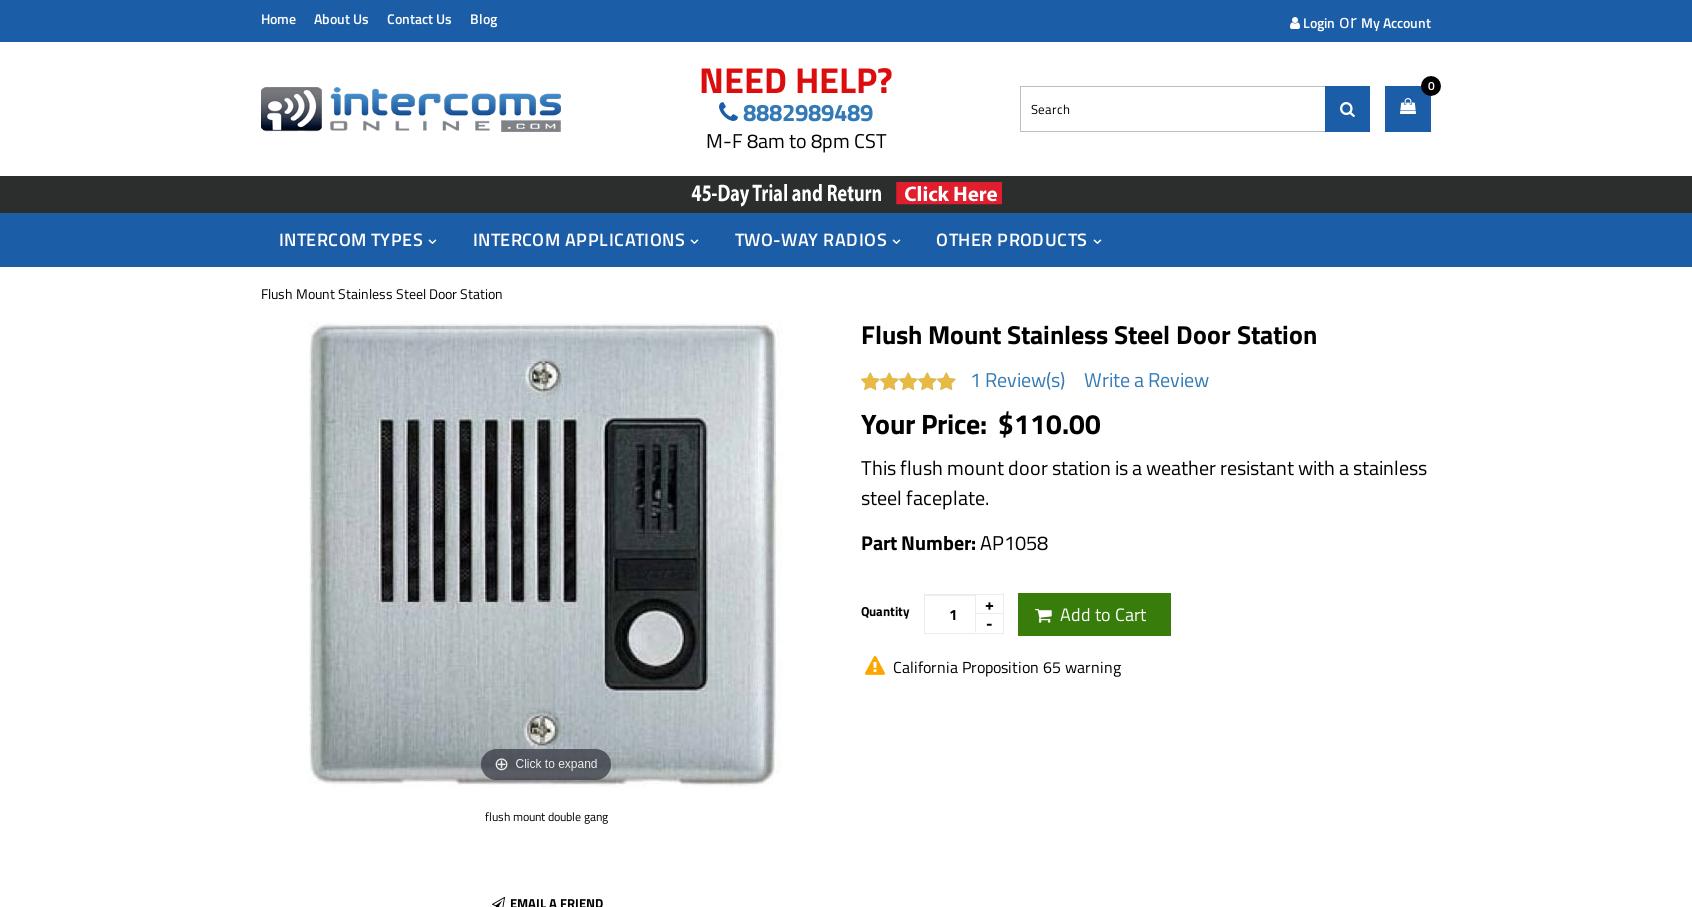  What do you see at coordinates (795, 140) in the screenshot?
I see `'M-F 8am to 8pm CST'` at bounding box center [795, 140].